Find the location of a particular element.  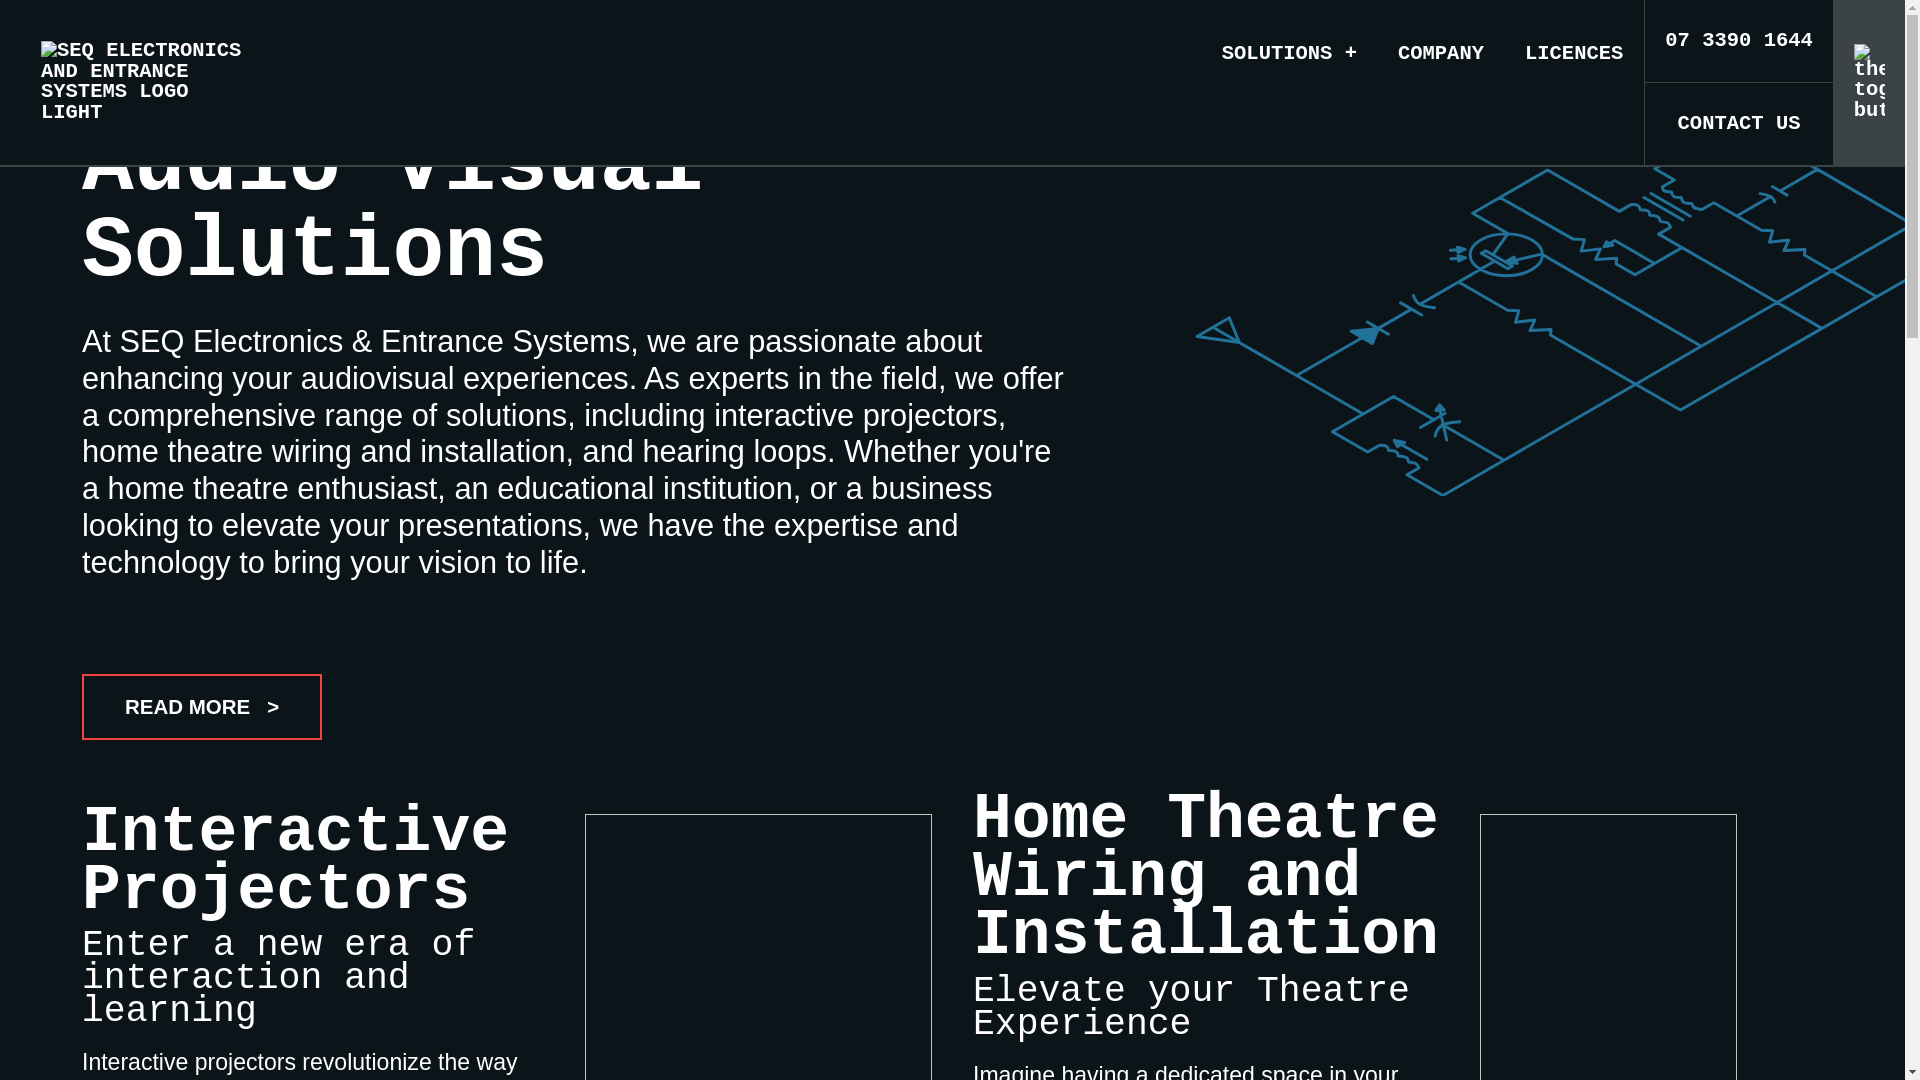

'COMPANY' is located at coordinates (1440, 81).